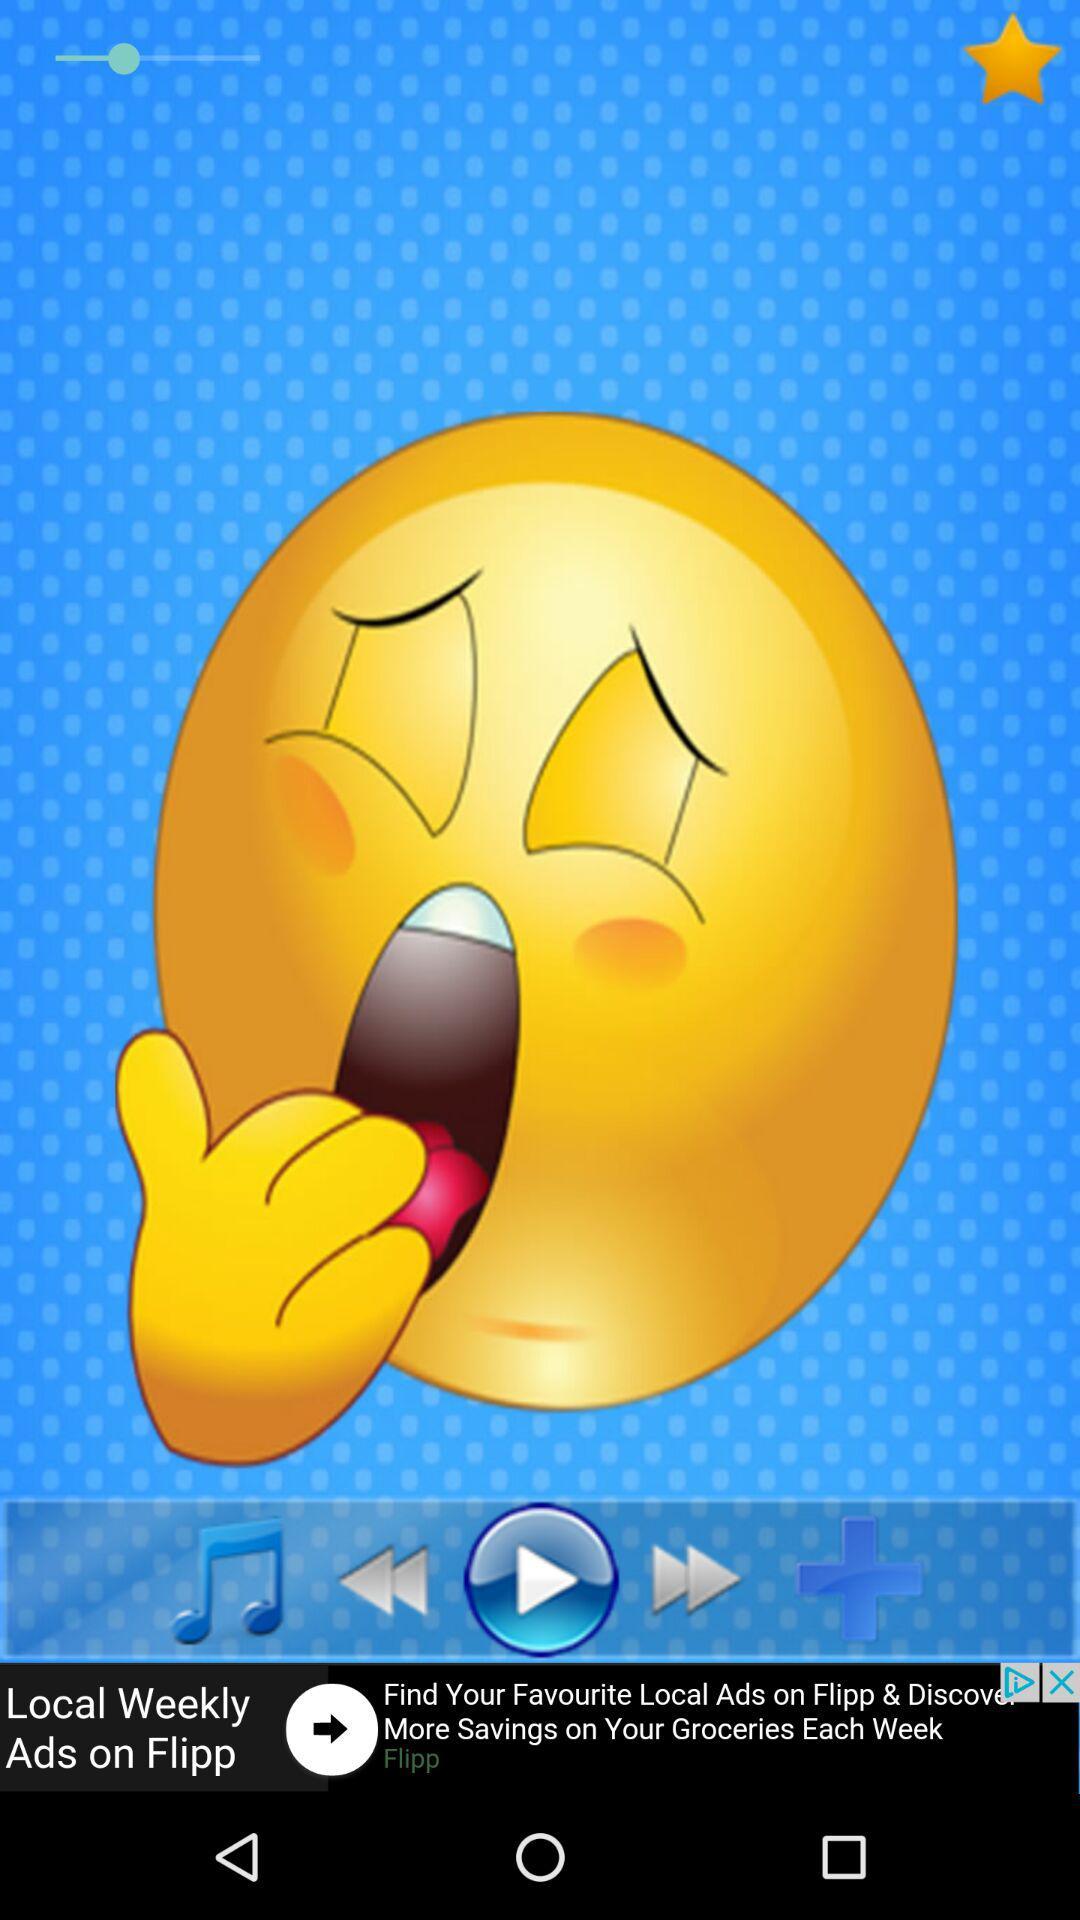  What do you see at coordinates (1020, 59) in the screenshot?
I see `the star icon` at bounding box center [1020, 59].